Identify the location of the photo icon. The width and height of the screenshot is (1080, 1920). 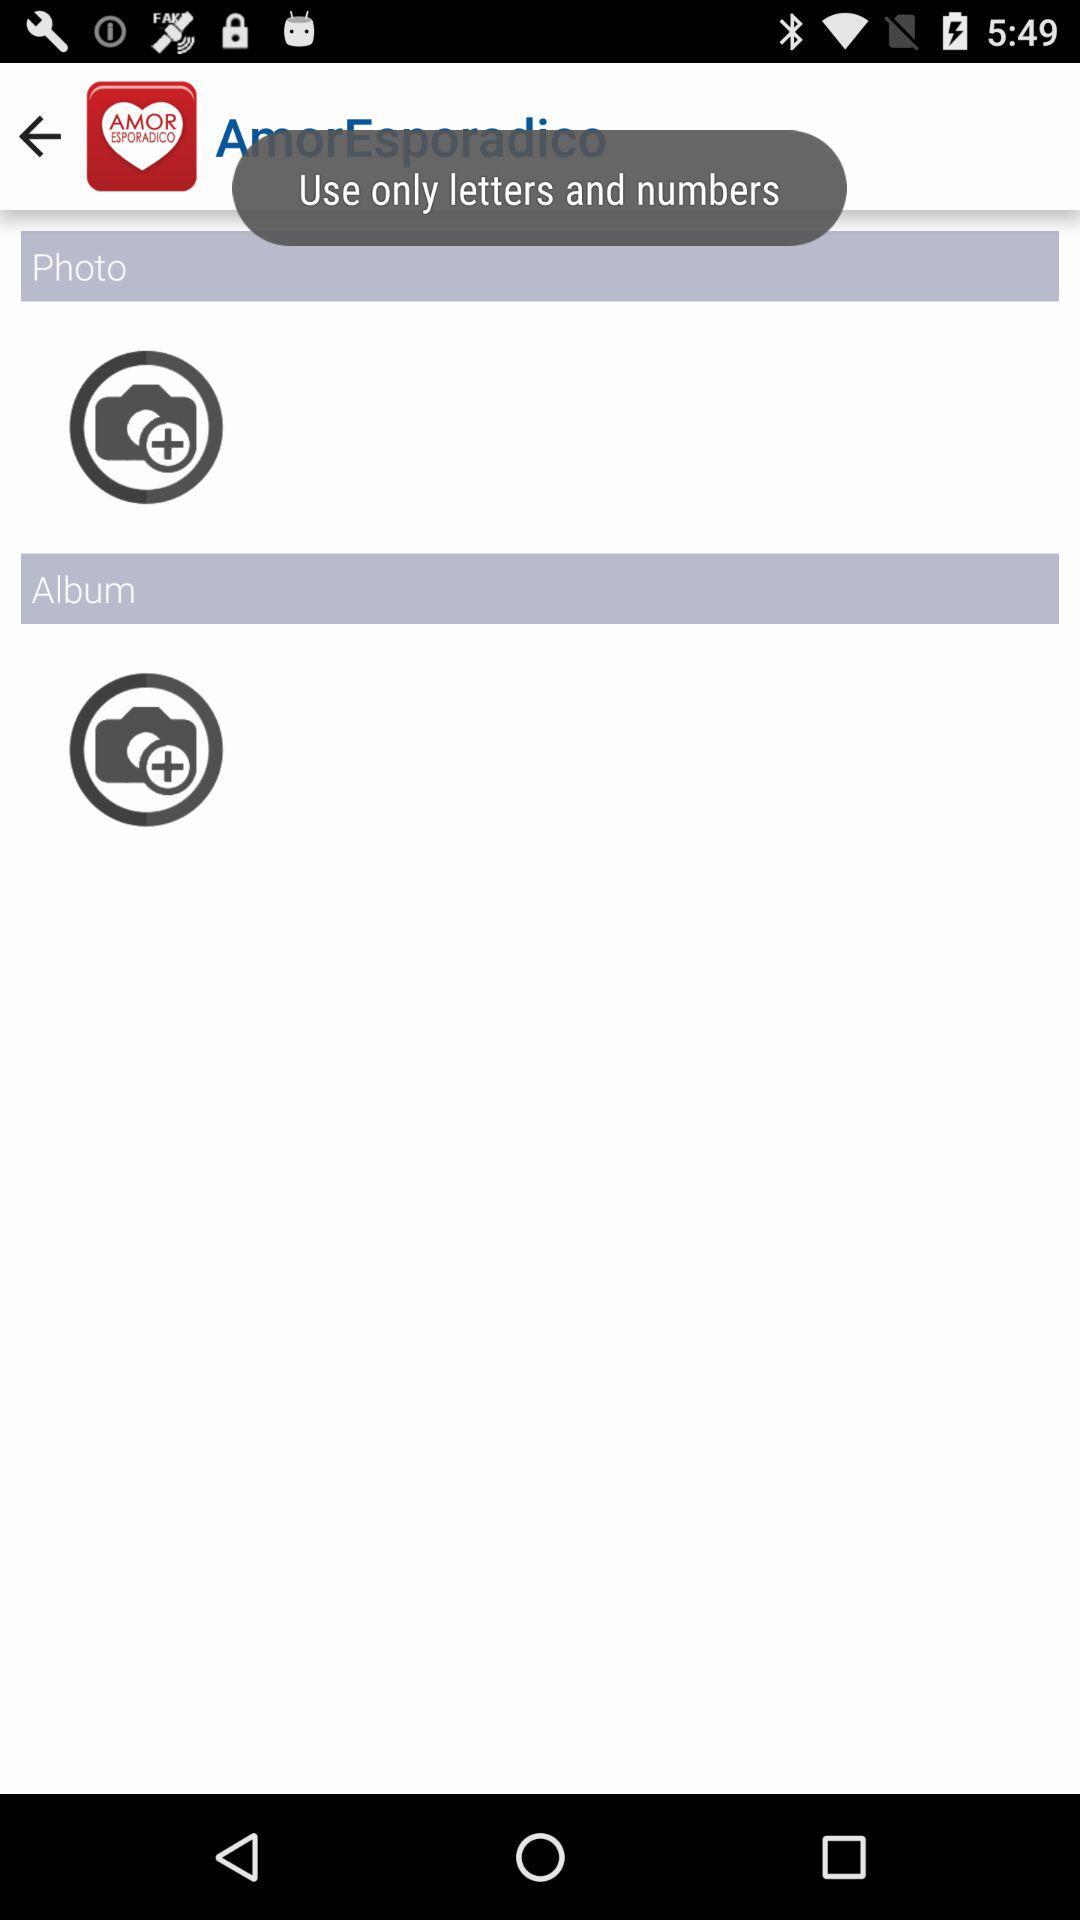
(145, 802).